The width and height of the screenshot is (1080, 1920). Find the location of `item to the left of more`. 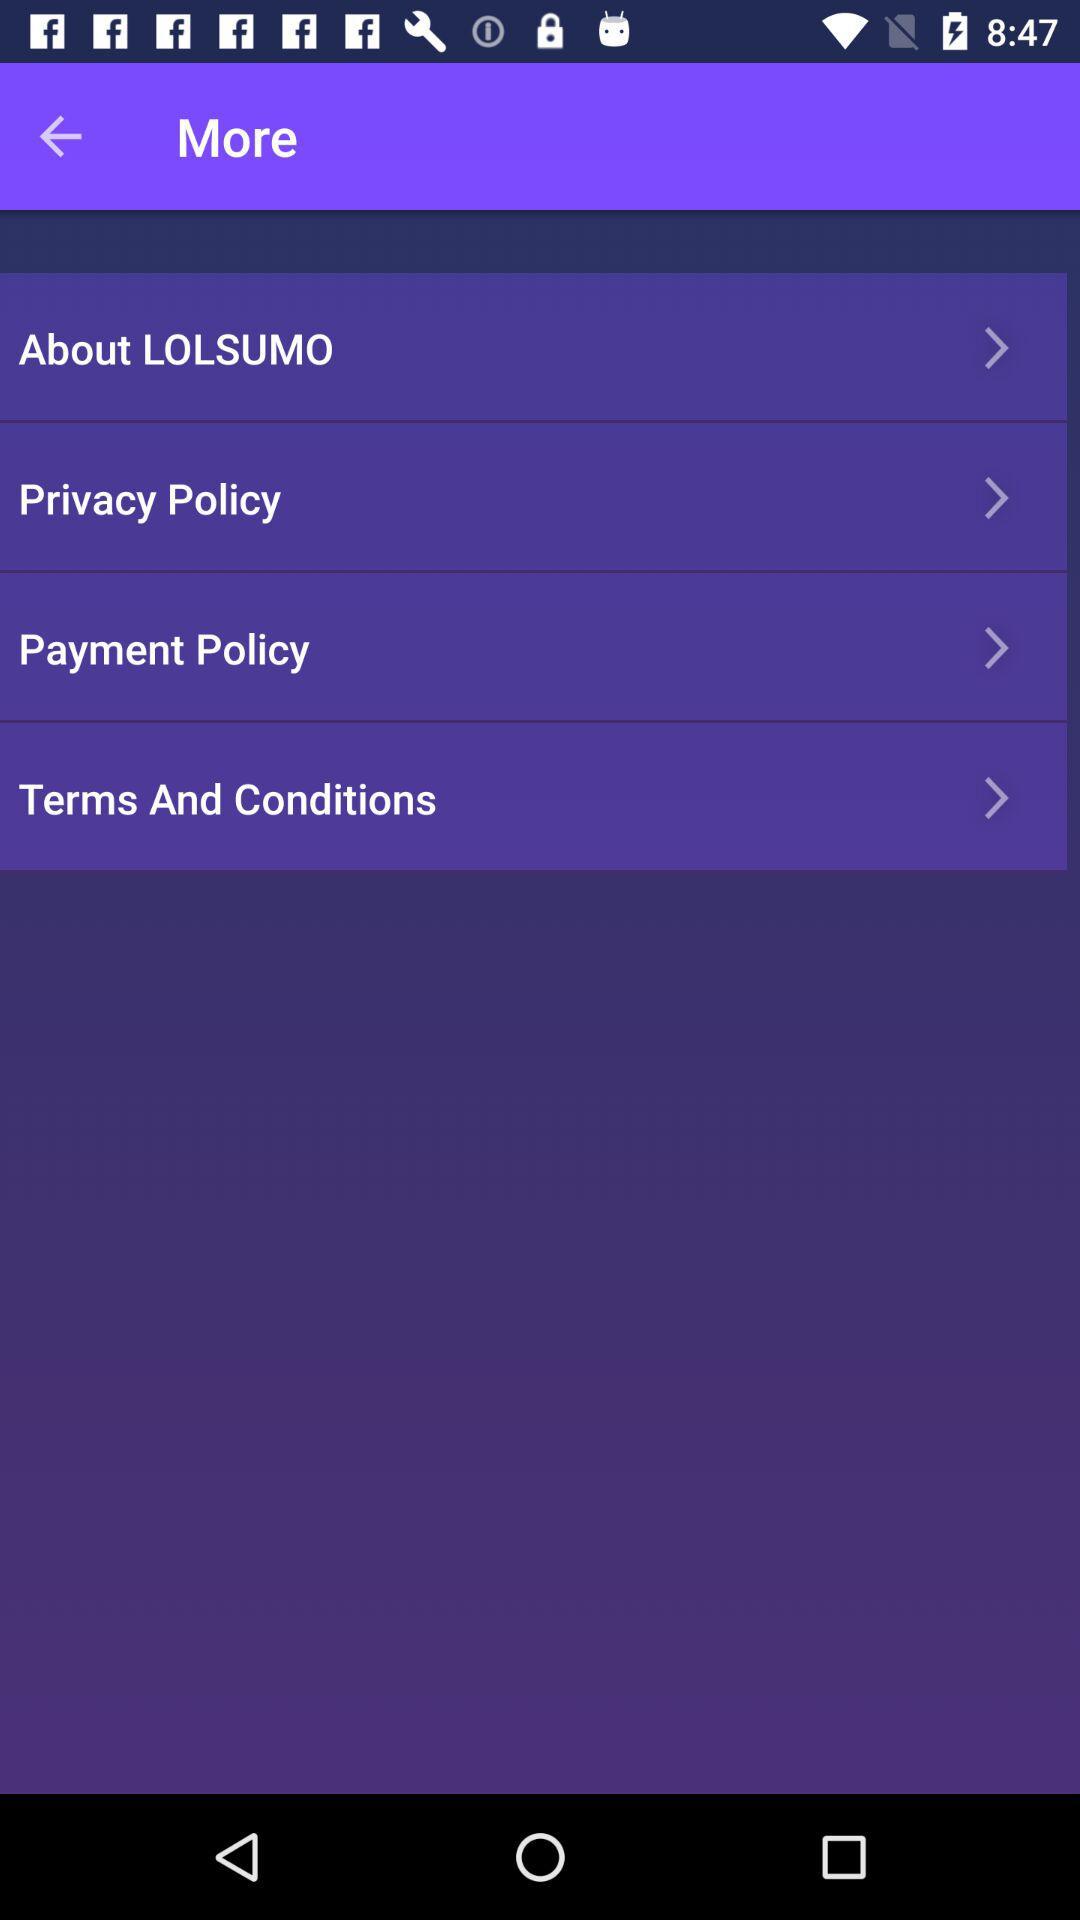

item to the left of more is located at coordinates (72, 135).